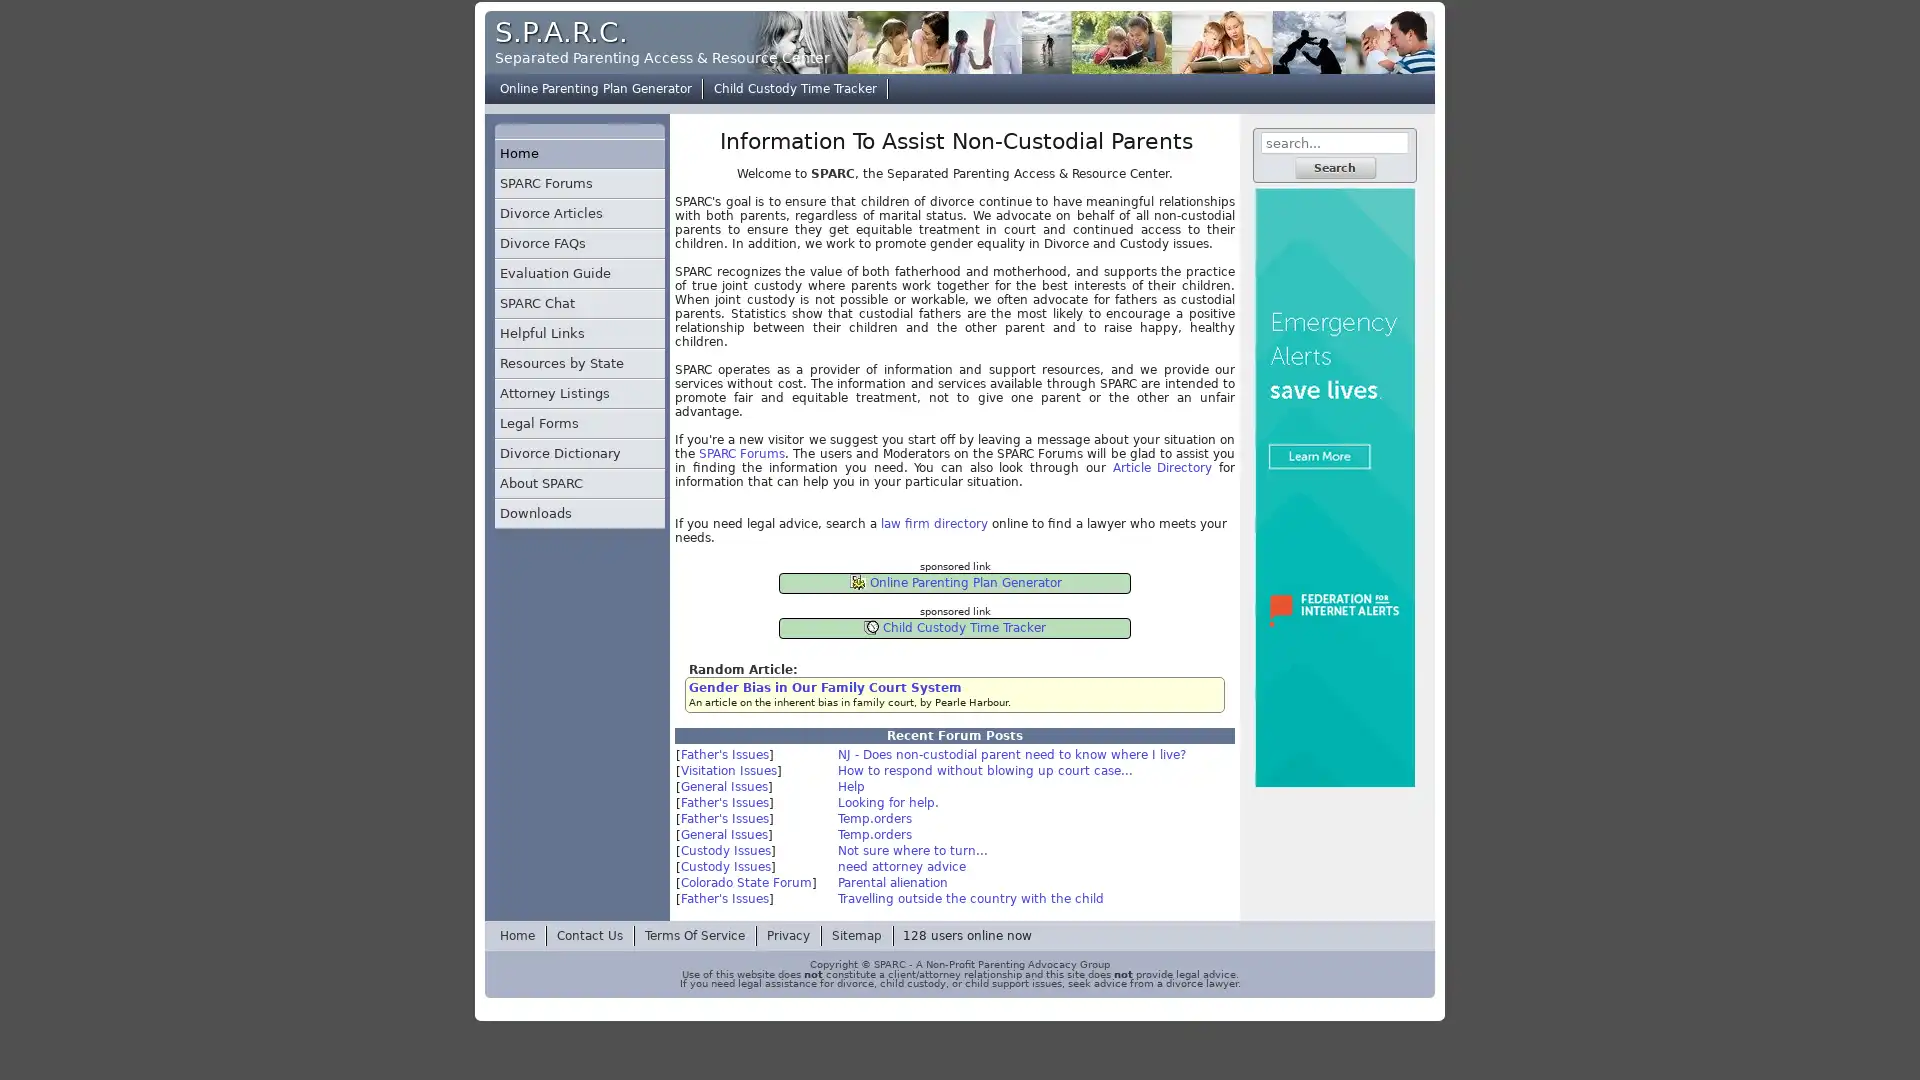 The height and width of the screenshot is (1080, 1920). I want to click on Search, so click(1334, 167).